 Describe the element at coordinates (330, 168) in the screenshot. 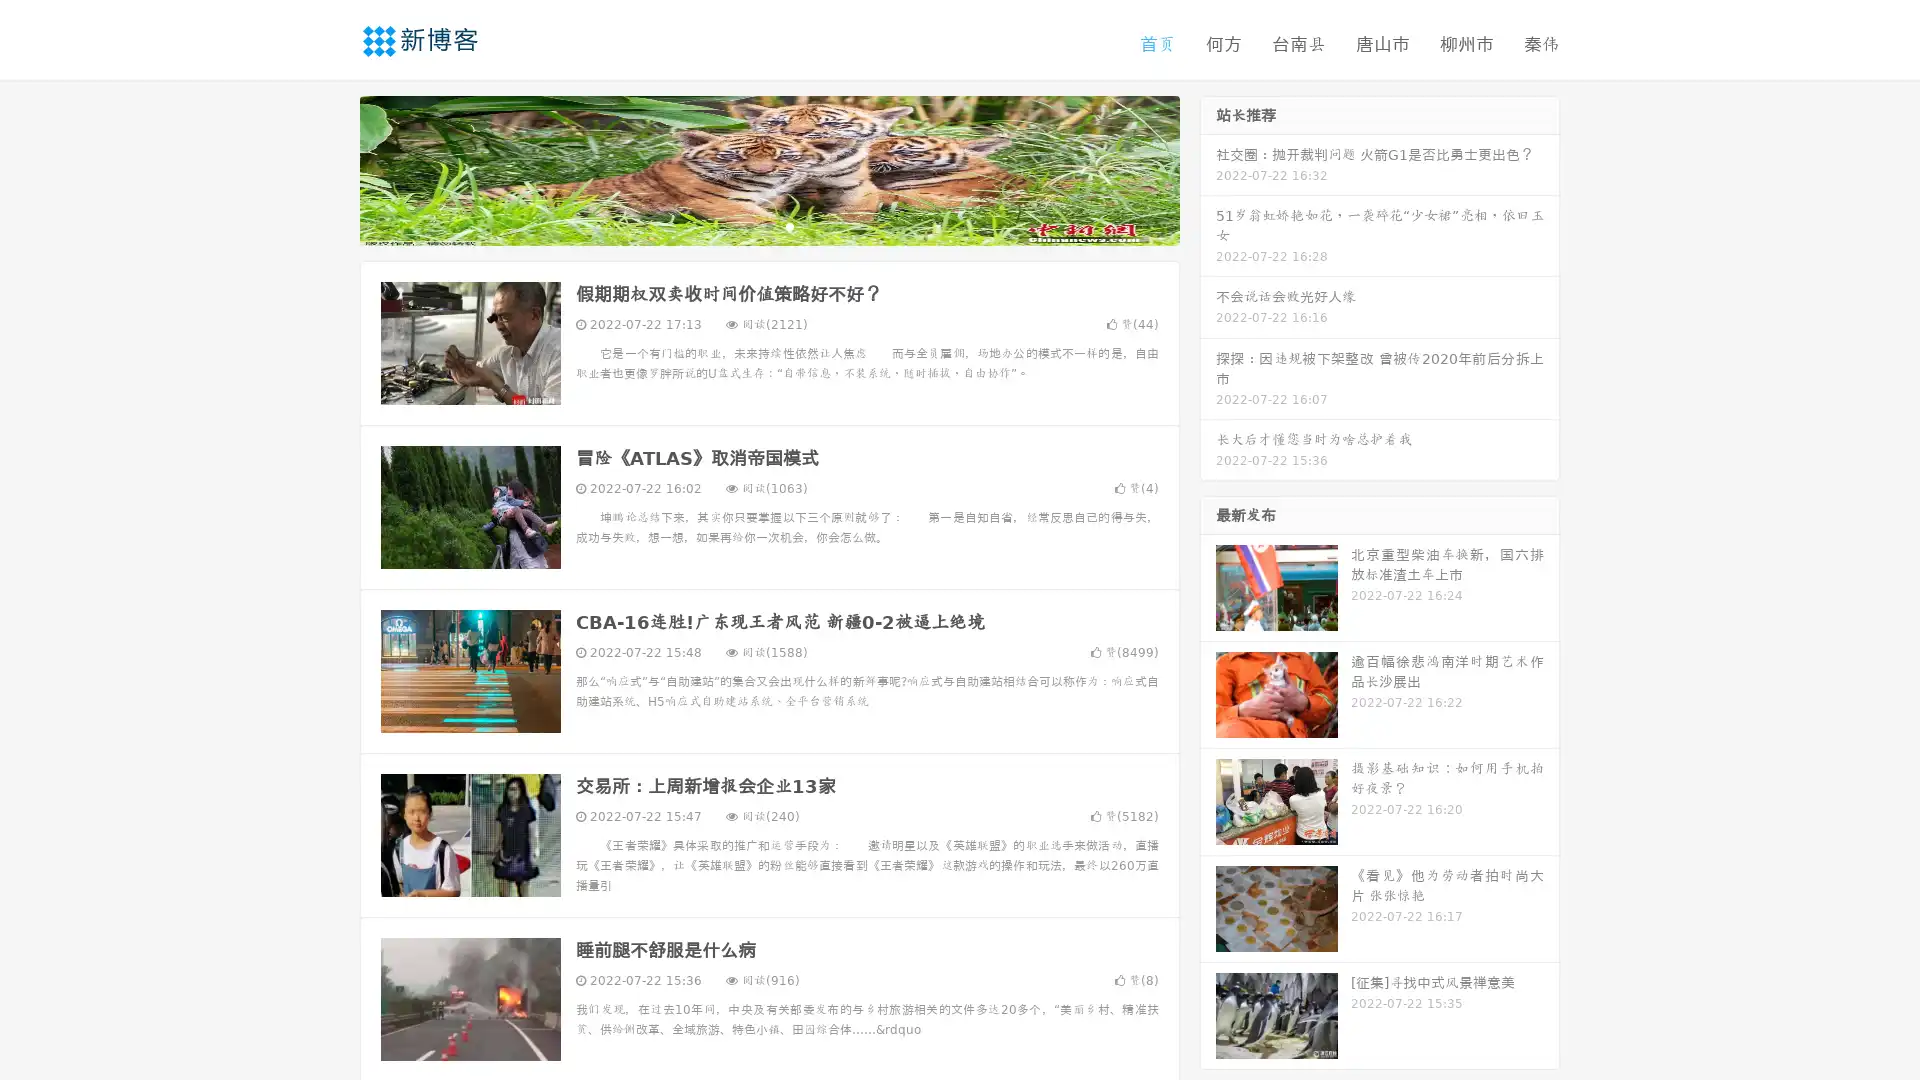

I see `Previous slide` at that location.